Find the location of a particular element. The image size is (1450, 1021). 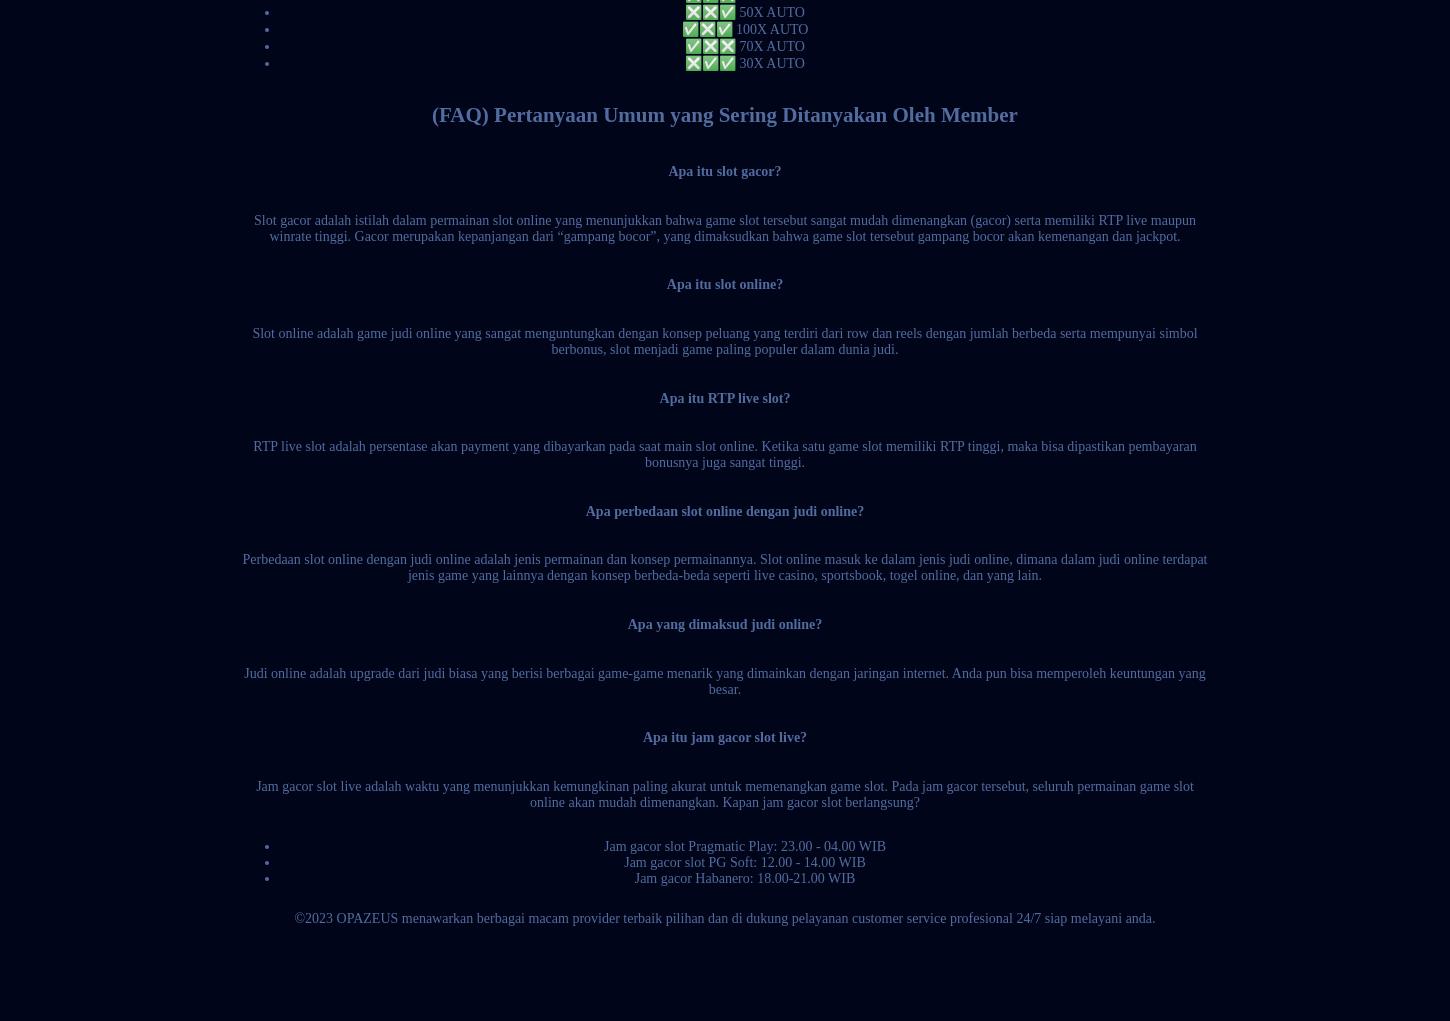

'Apa perbedaan slot online dengan judi online?' is located at coordinates (723, 509).